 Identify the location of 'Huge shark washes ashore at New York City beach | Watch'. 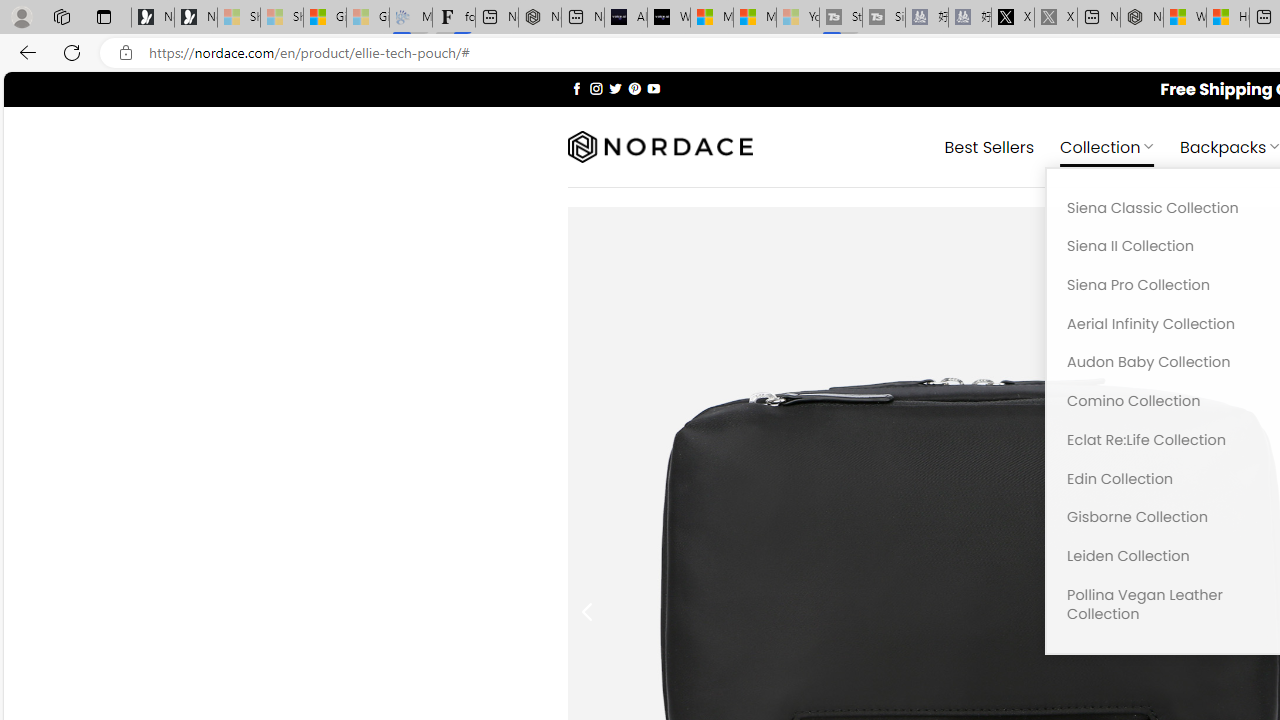
(1227, 17).